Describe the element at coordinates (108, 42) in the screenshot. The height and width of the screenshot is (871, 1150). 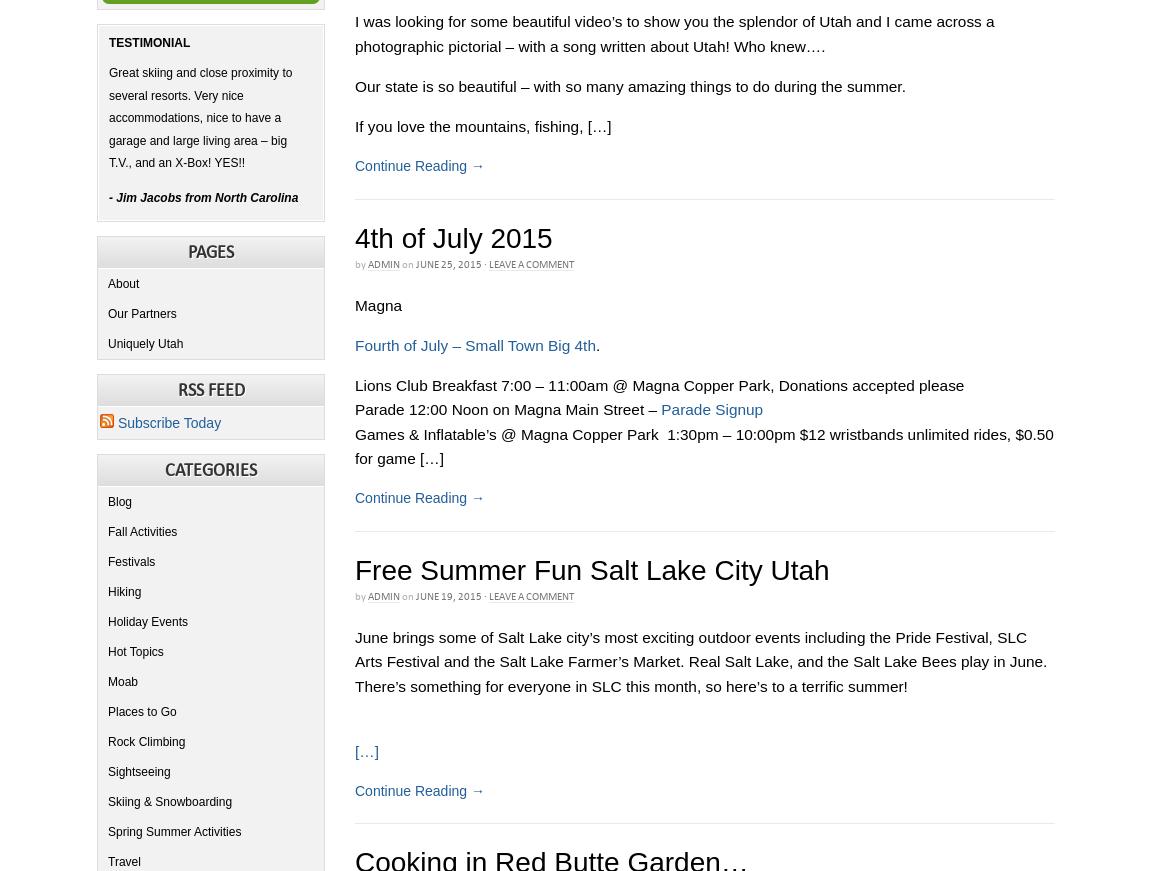
I see `'Testimonial'` at that location.